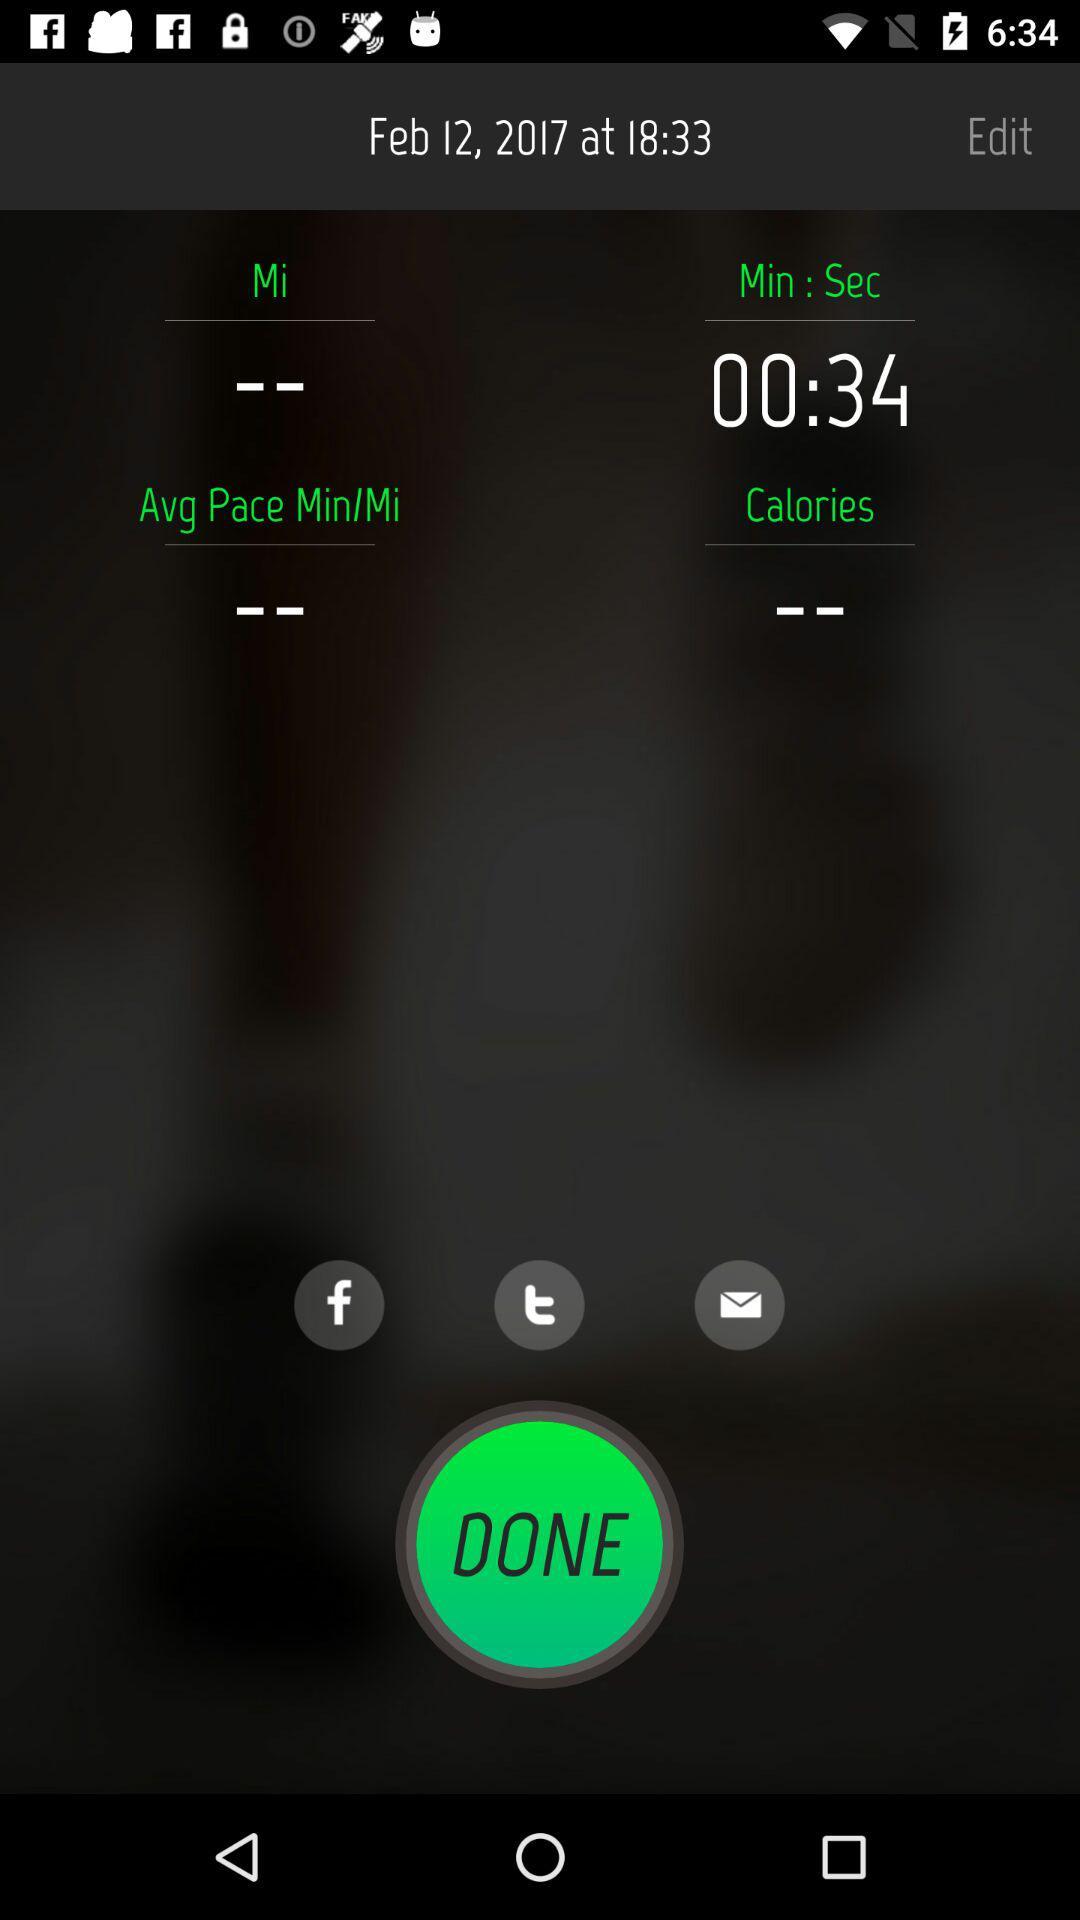 Image resolution: width=1080 pixels, height=1920 pixels. Describe the element at coordinates (538, 1305) in the screenshot. I see `to go twitter` at that location.